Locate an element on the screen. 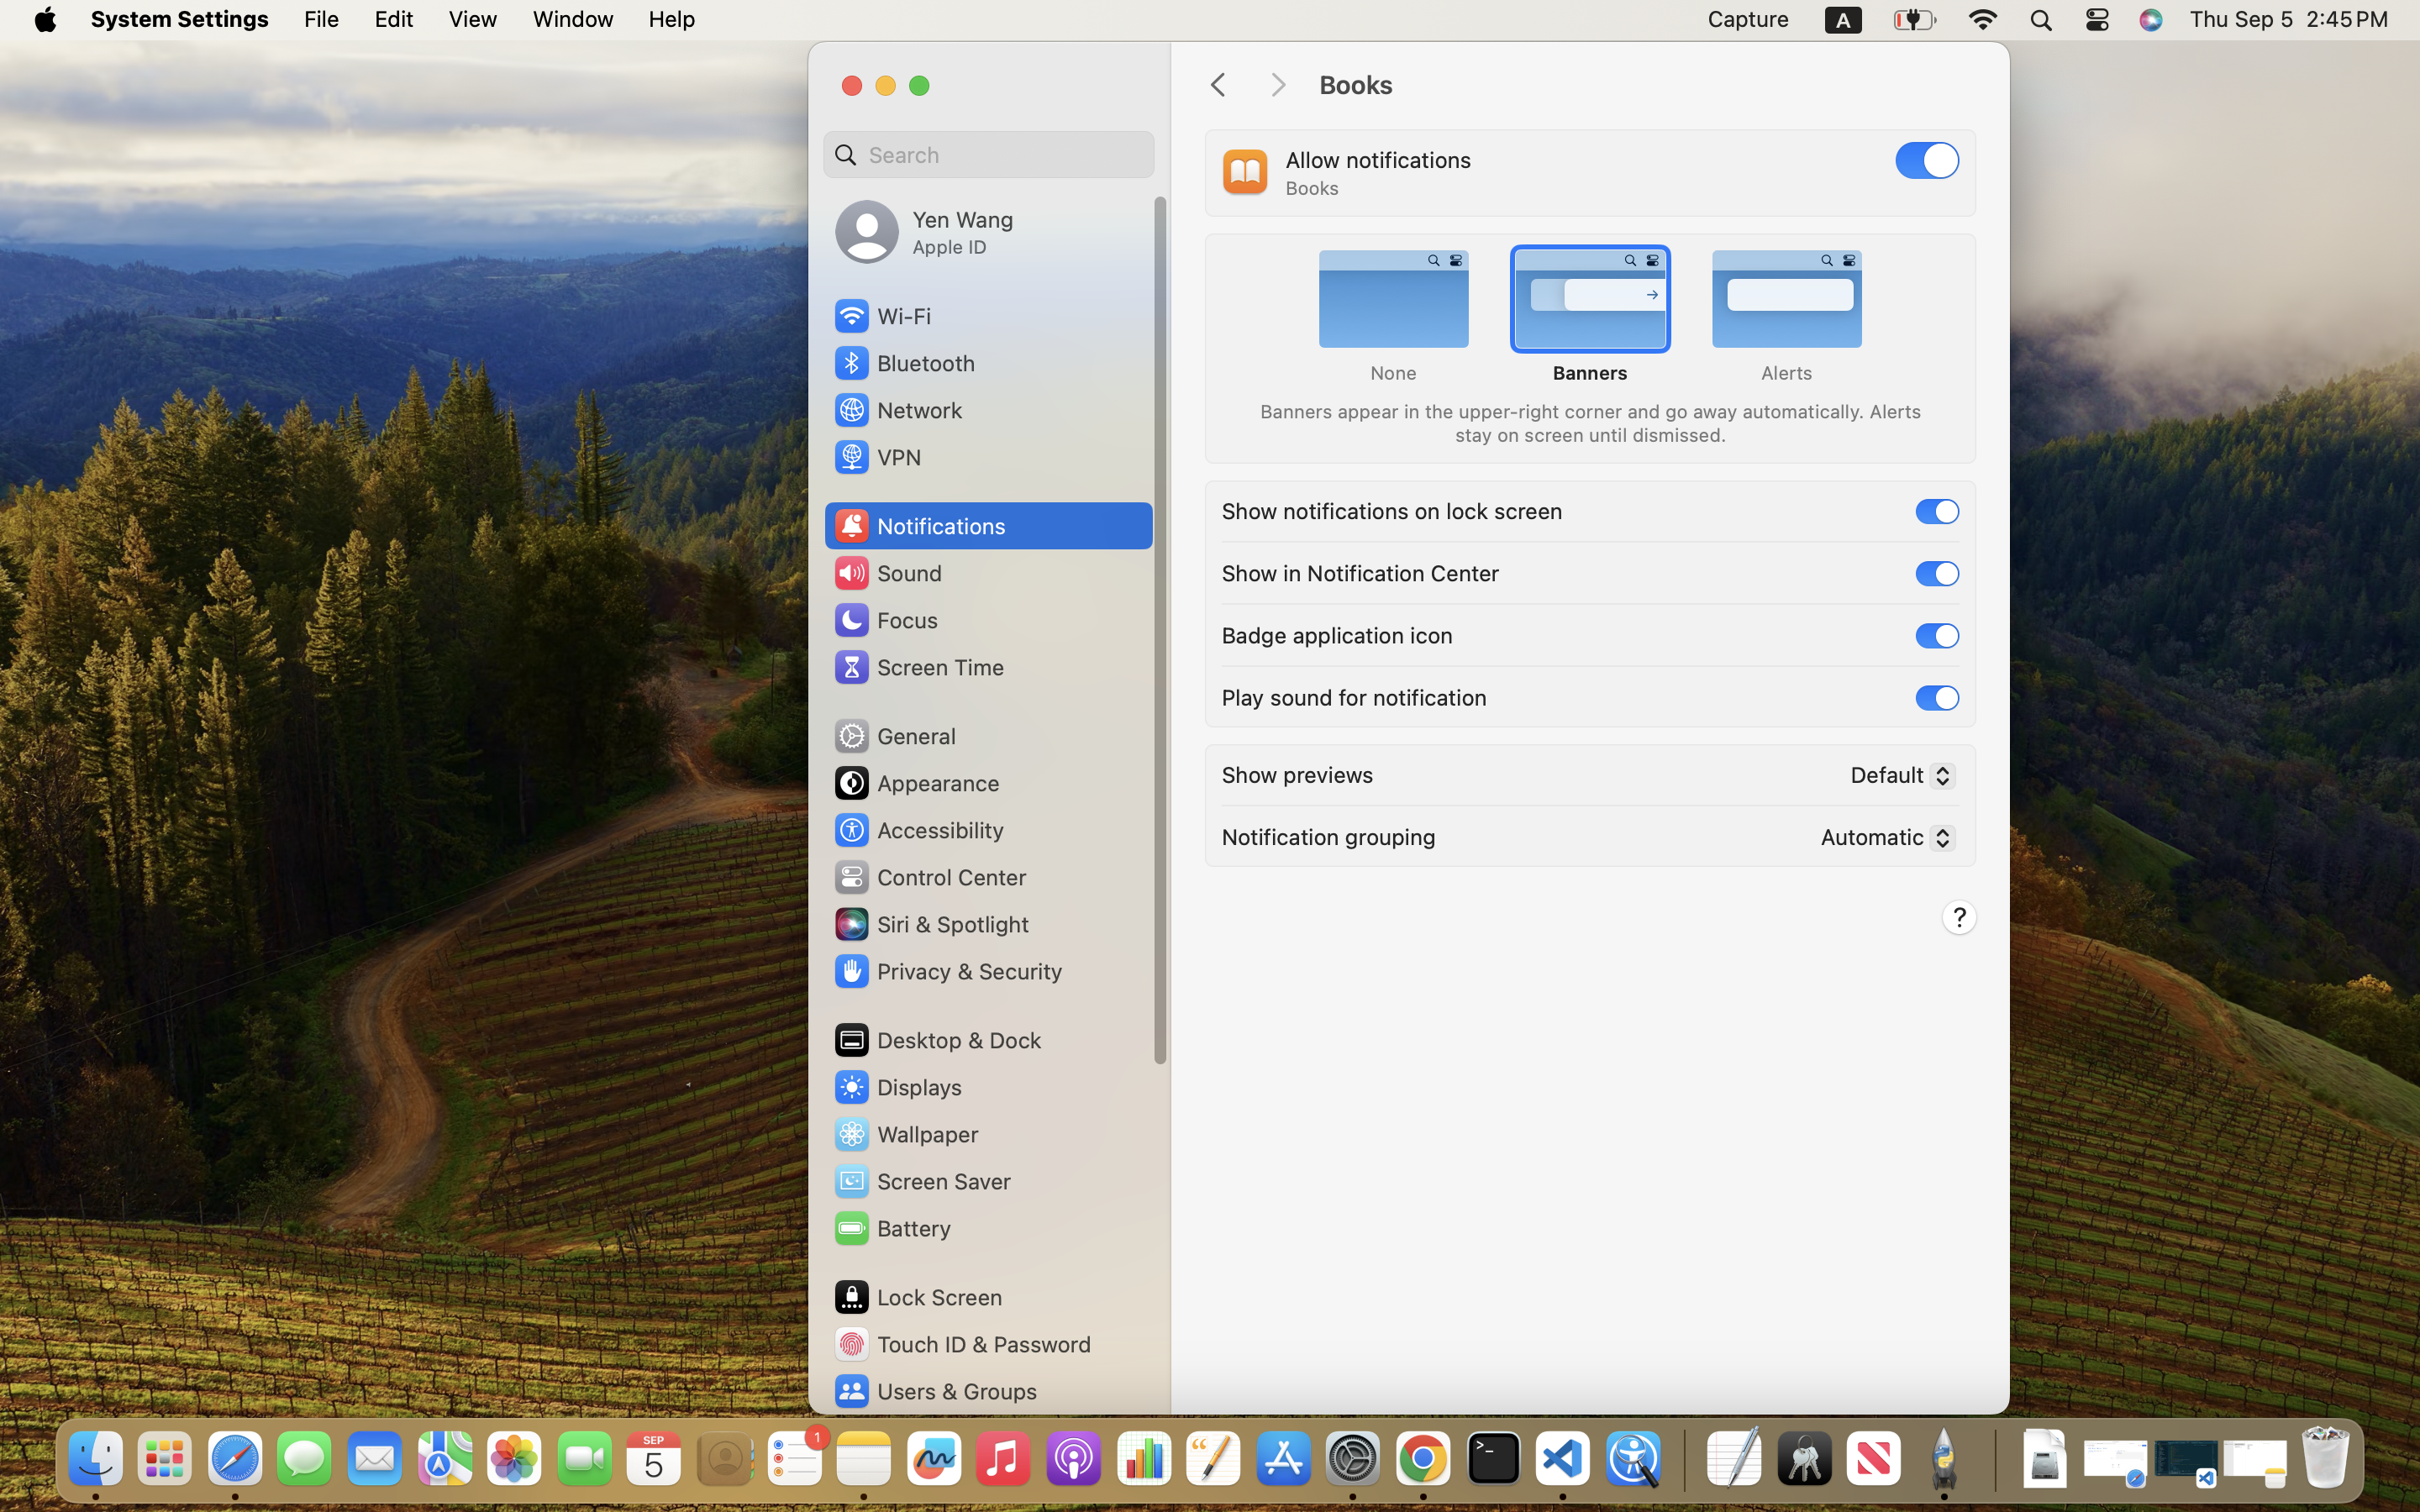 The image size is (2420, 1512). 'Screen Time' is located at coordinates (918, 665).